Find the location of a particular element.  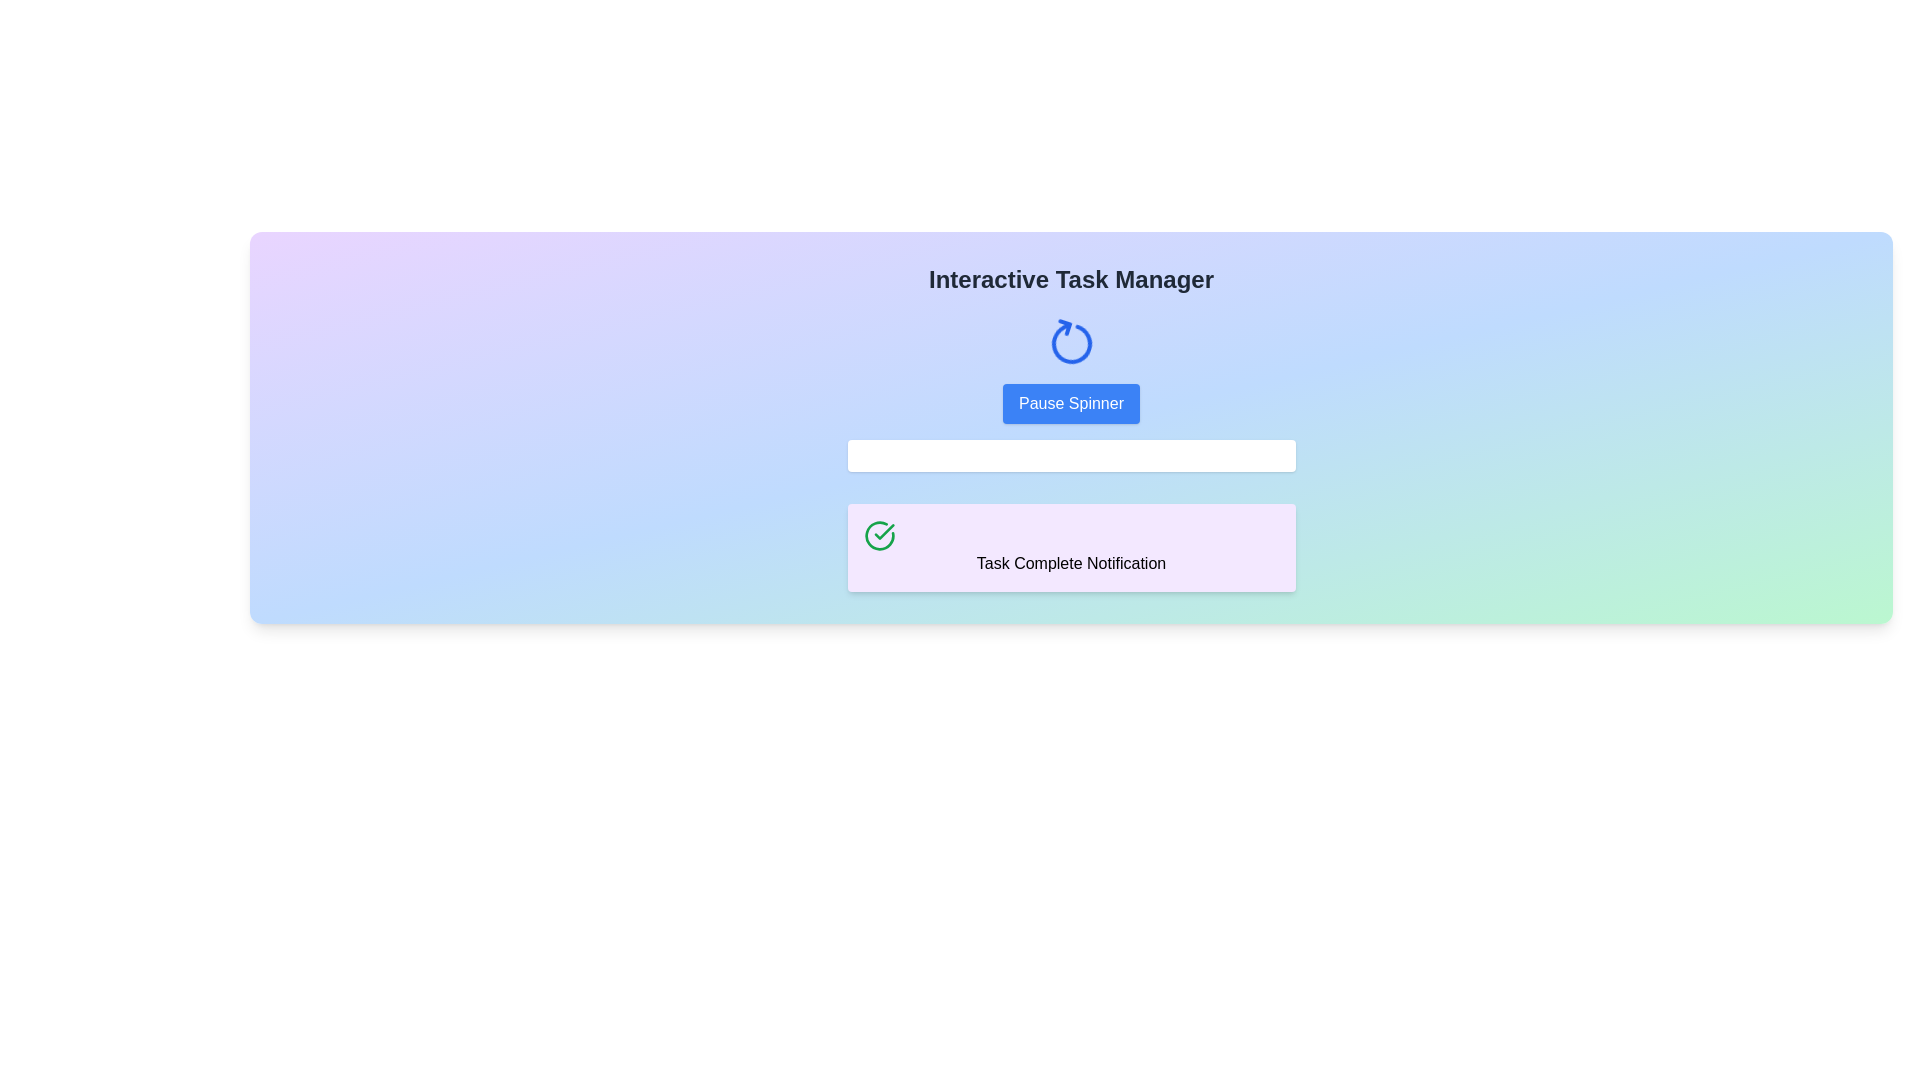

the task completion icon located to the left of the 'Task Complete Notification' text is located at coordinates (879, 535).